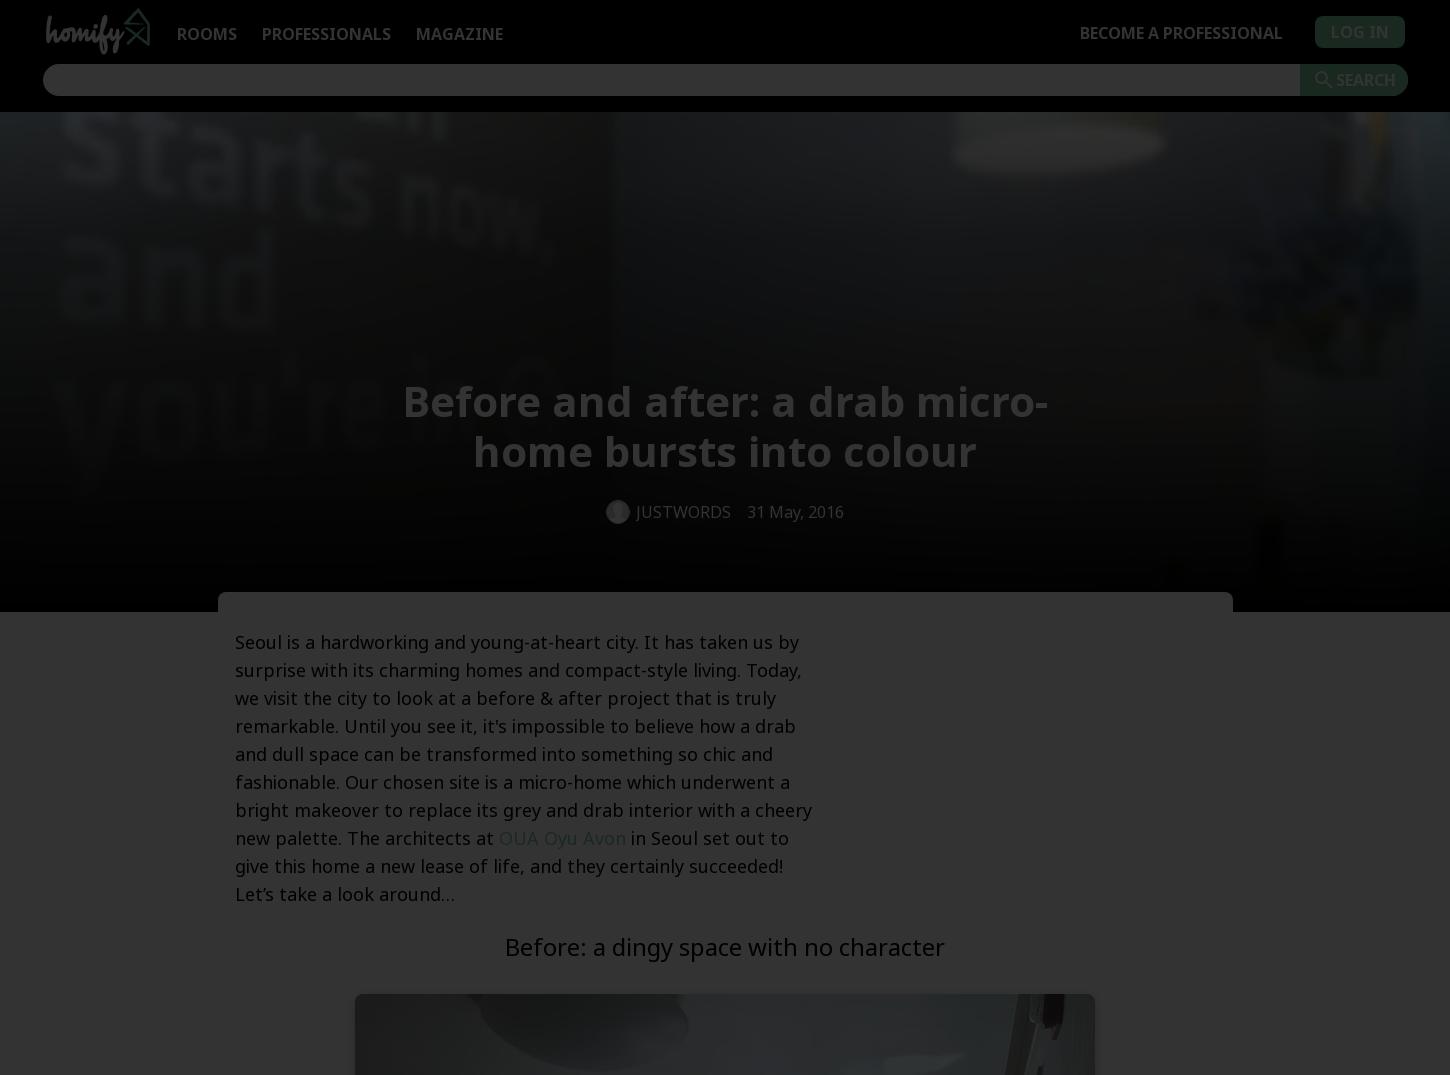 The height and width of the screenshot is (1075, 1450). What do you see at coordinates (325, 32) in the screenshot?
I see `'Professionals'` at bounding box center [325, 32].